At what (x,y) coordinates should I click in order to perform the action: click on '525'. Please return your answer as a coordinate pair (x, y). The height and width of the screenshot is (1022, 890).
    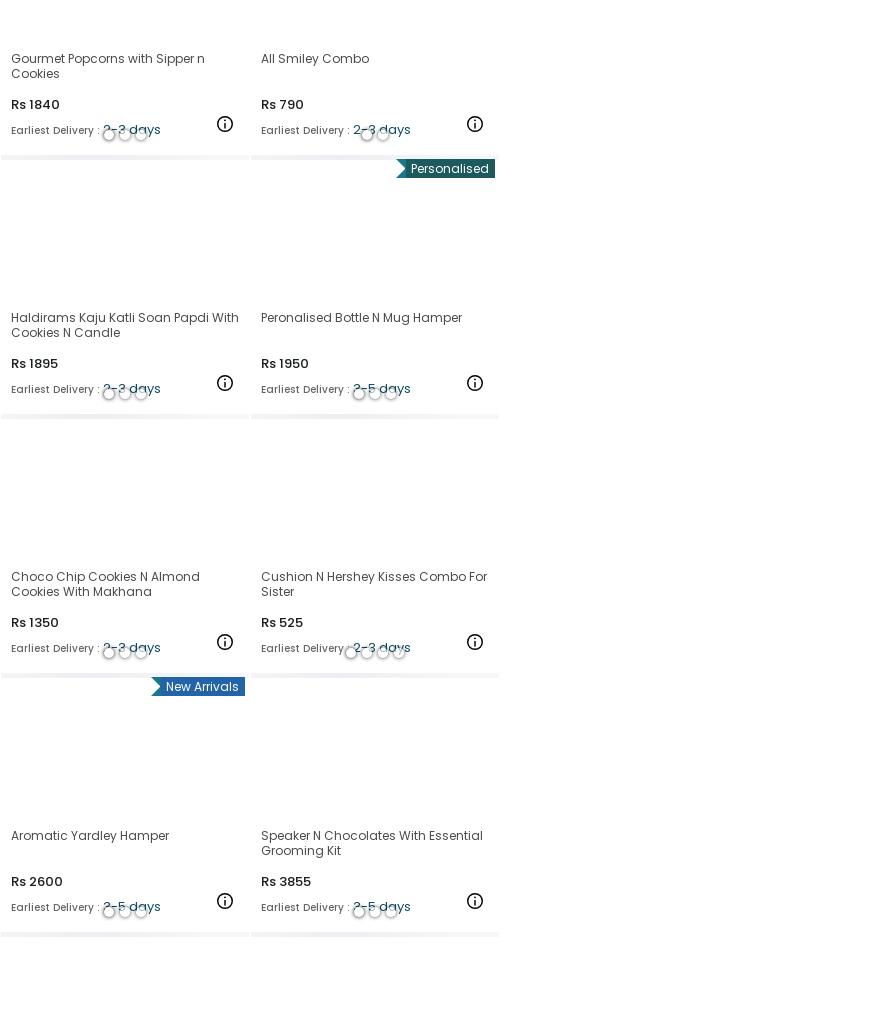
    Looking at the image, I should click on (290, 620).